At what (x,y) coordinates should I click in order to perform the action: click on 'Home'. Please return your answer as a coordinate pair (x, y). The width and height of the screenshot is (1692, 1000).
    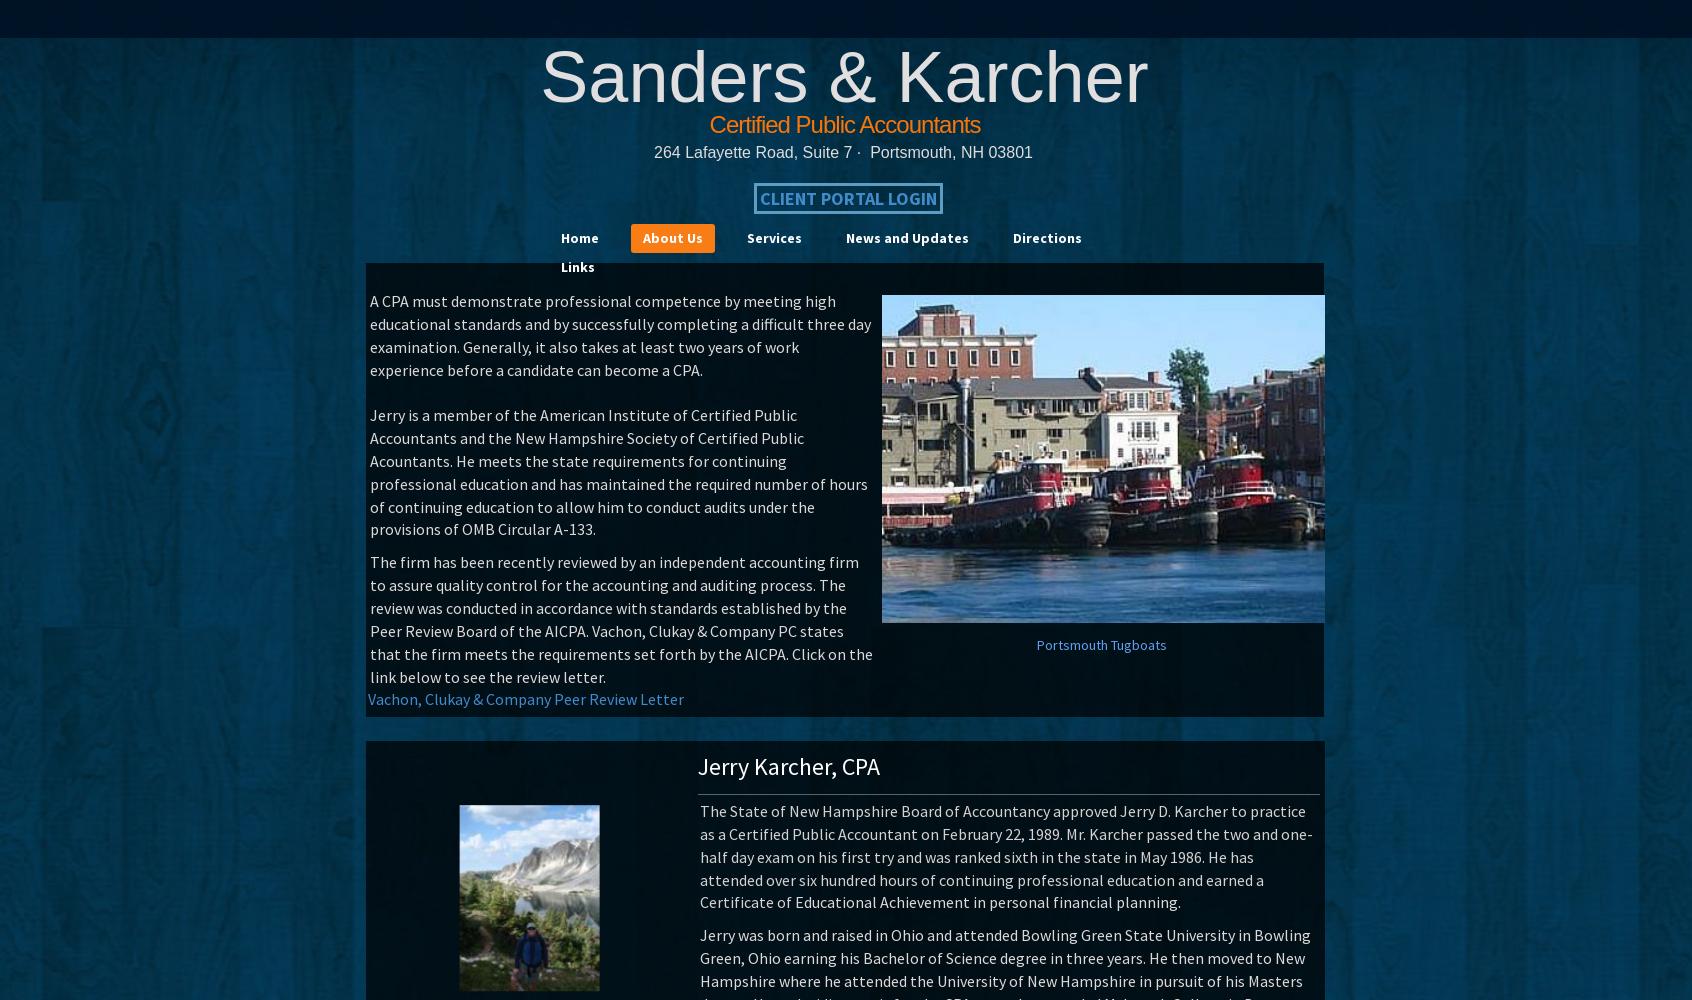
    Looking at the image, I should click on (579, 237).